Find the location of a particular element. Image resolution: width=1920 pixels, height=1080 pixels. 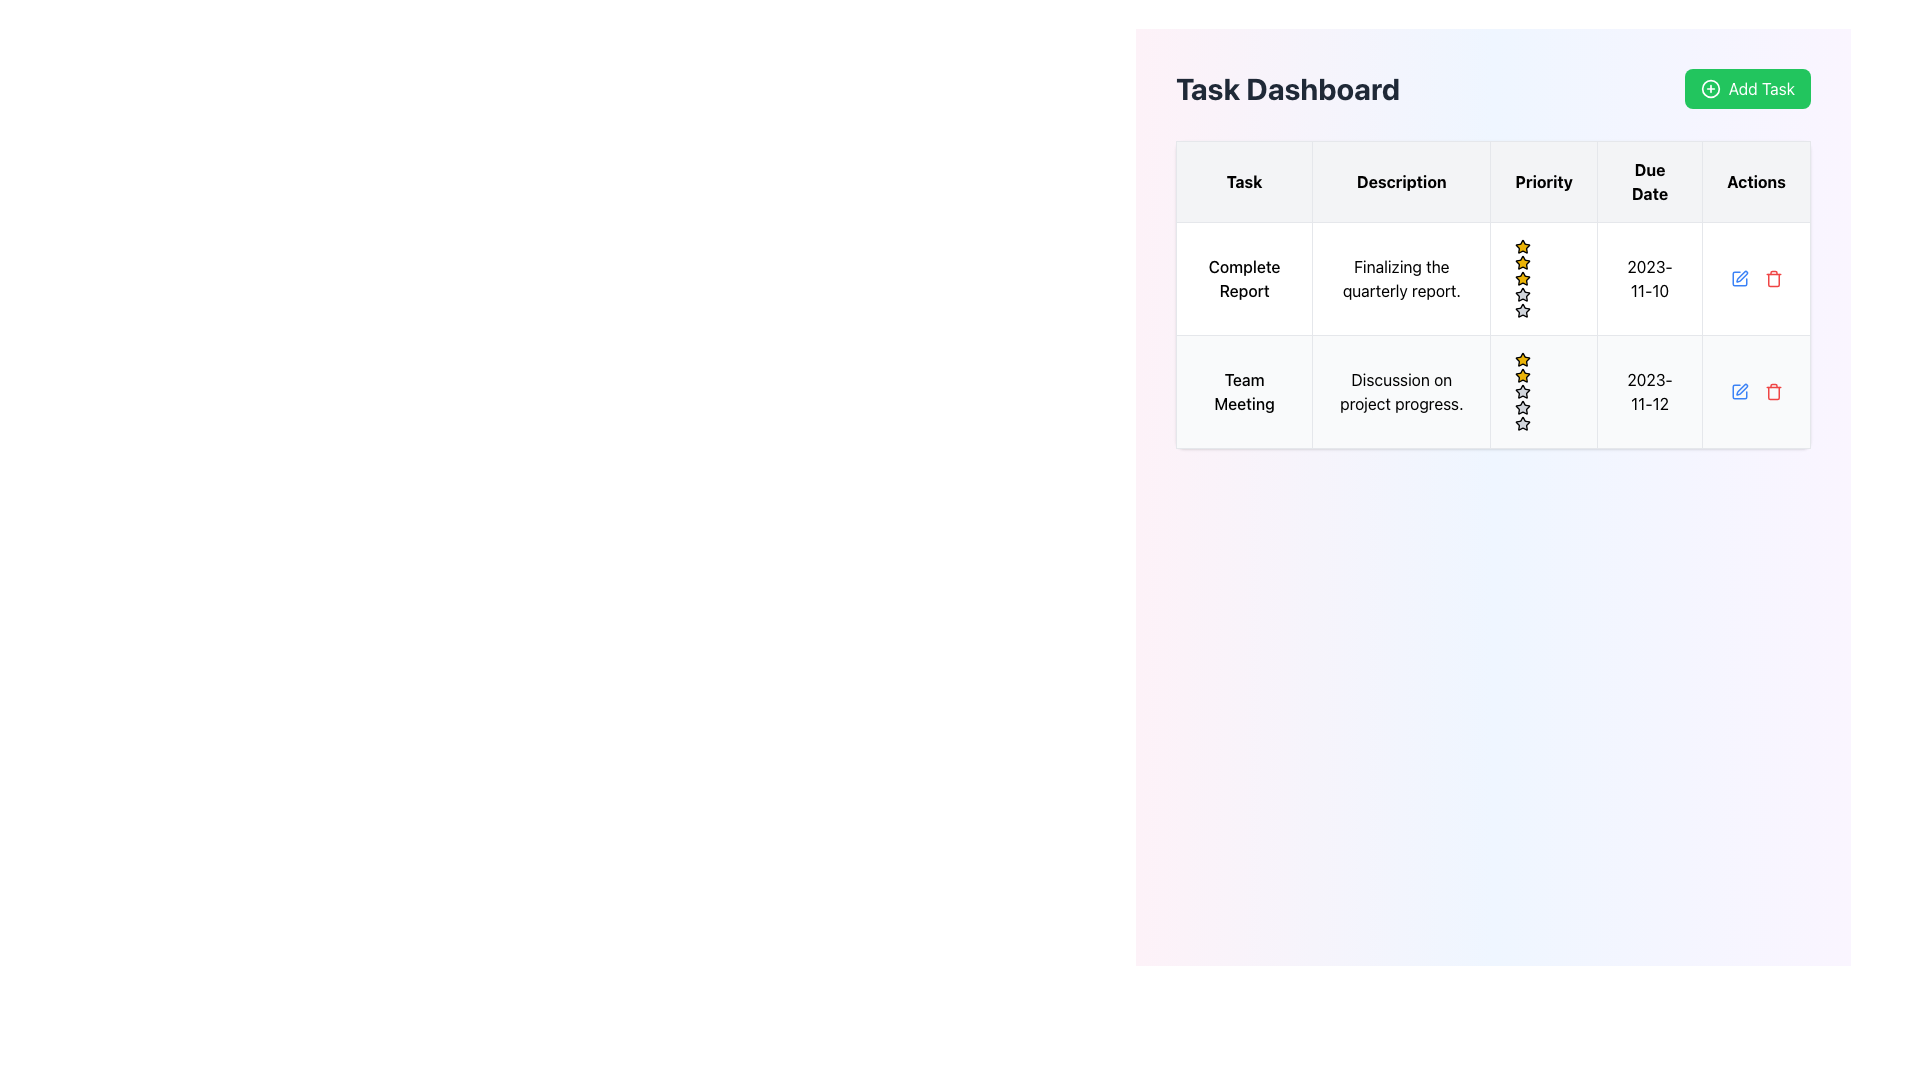

the Table Header Cell indicating 'Due Date' in the fourth column of the table header is located at coordinates (1650, 181).